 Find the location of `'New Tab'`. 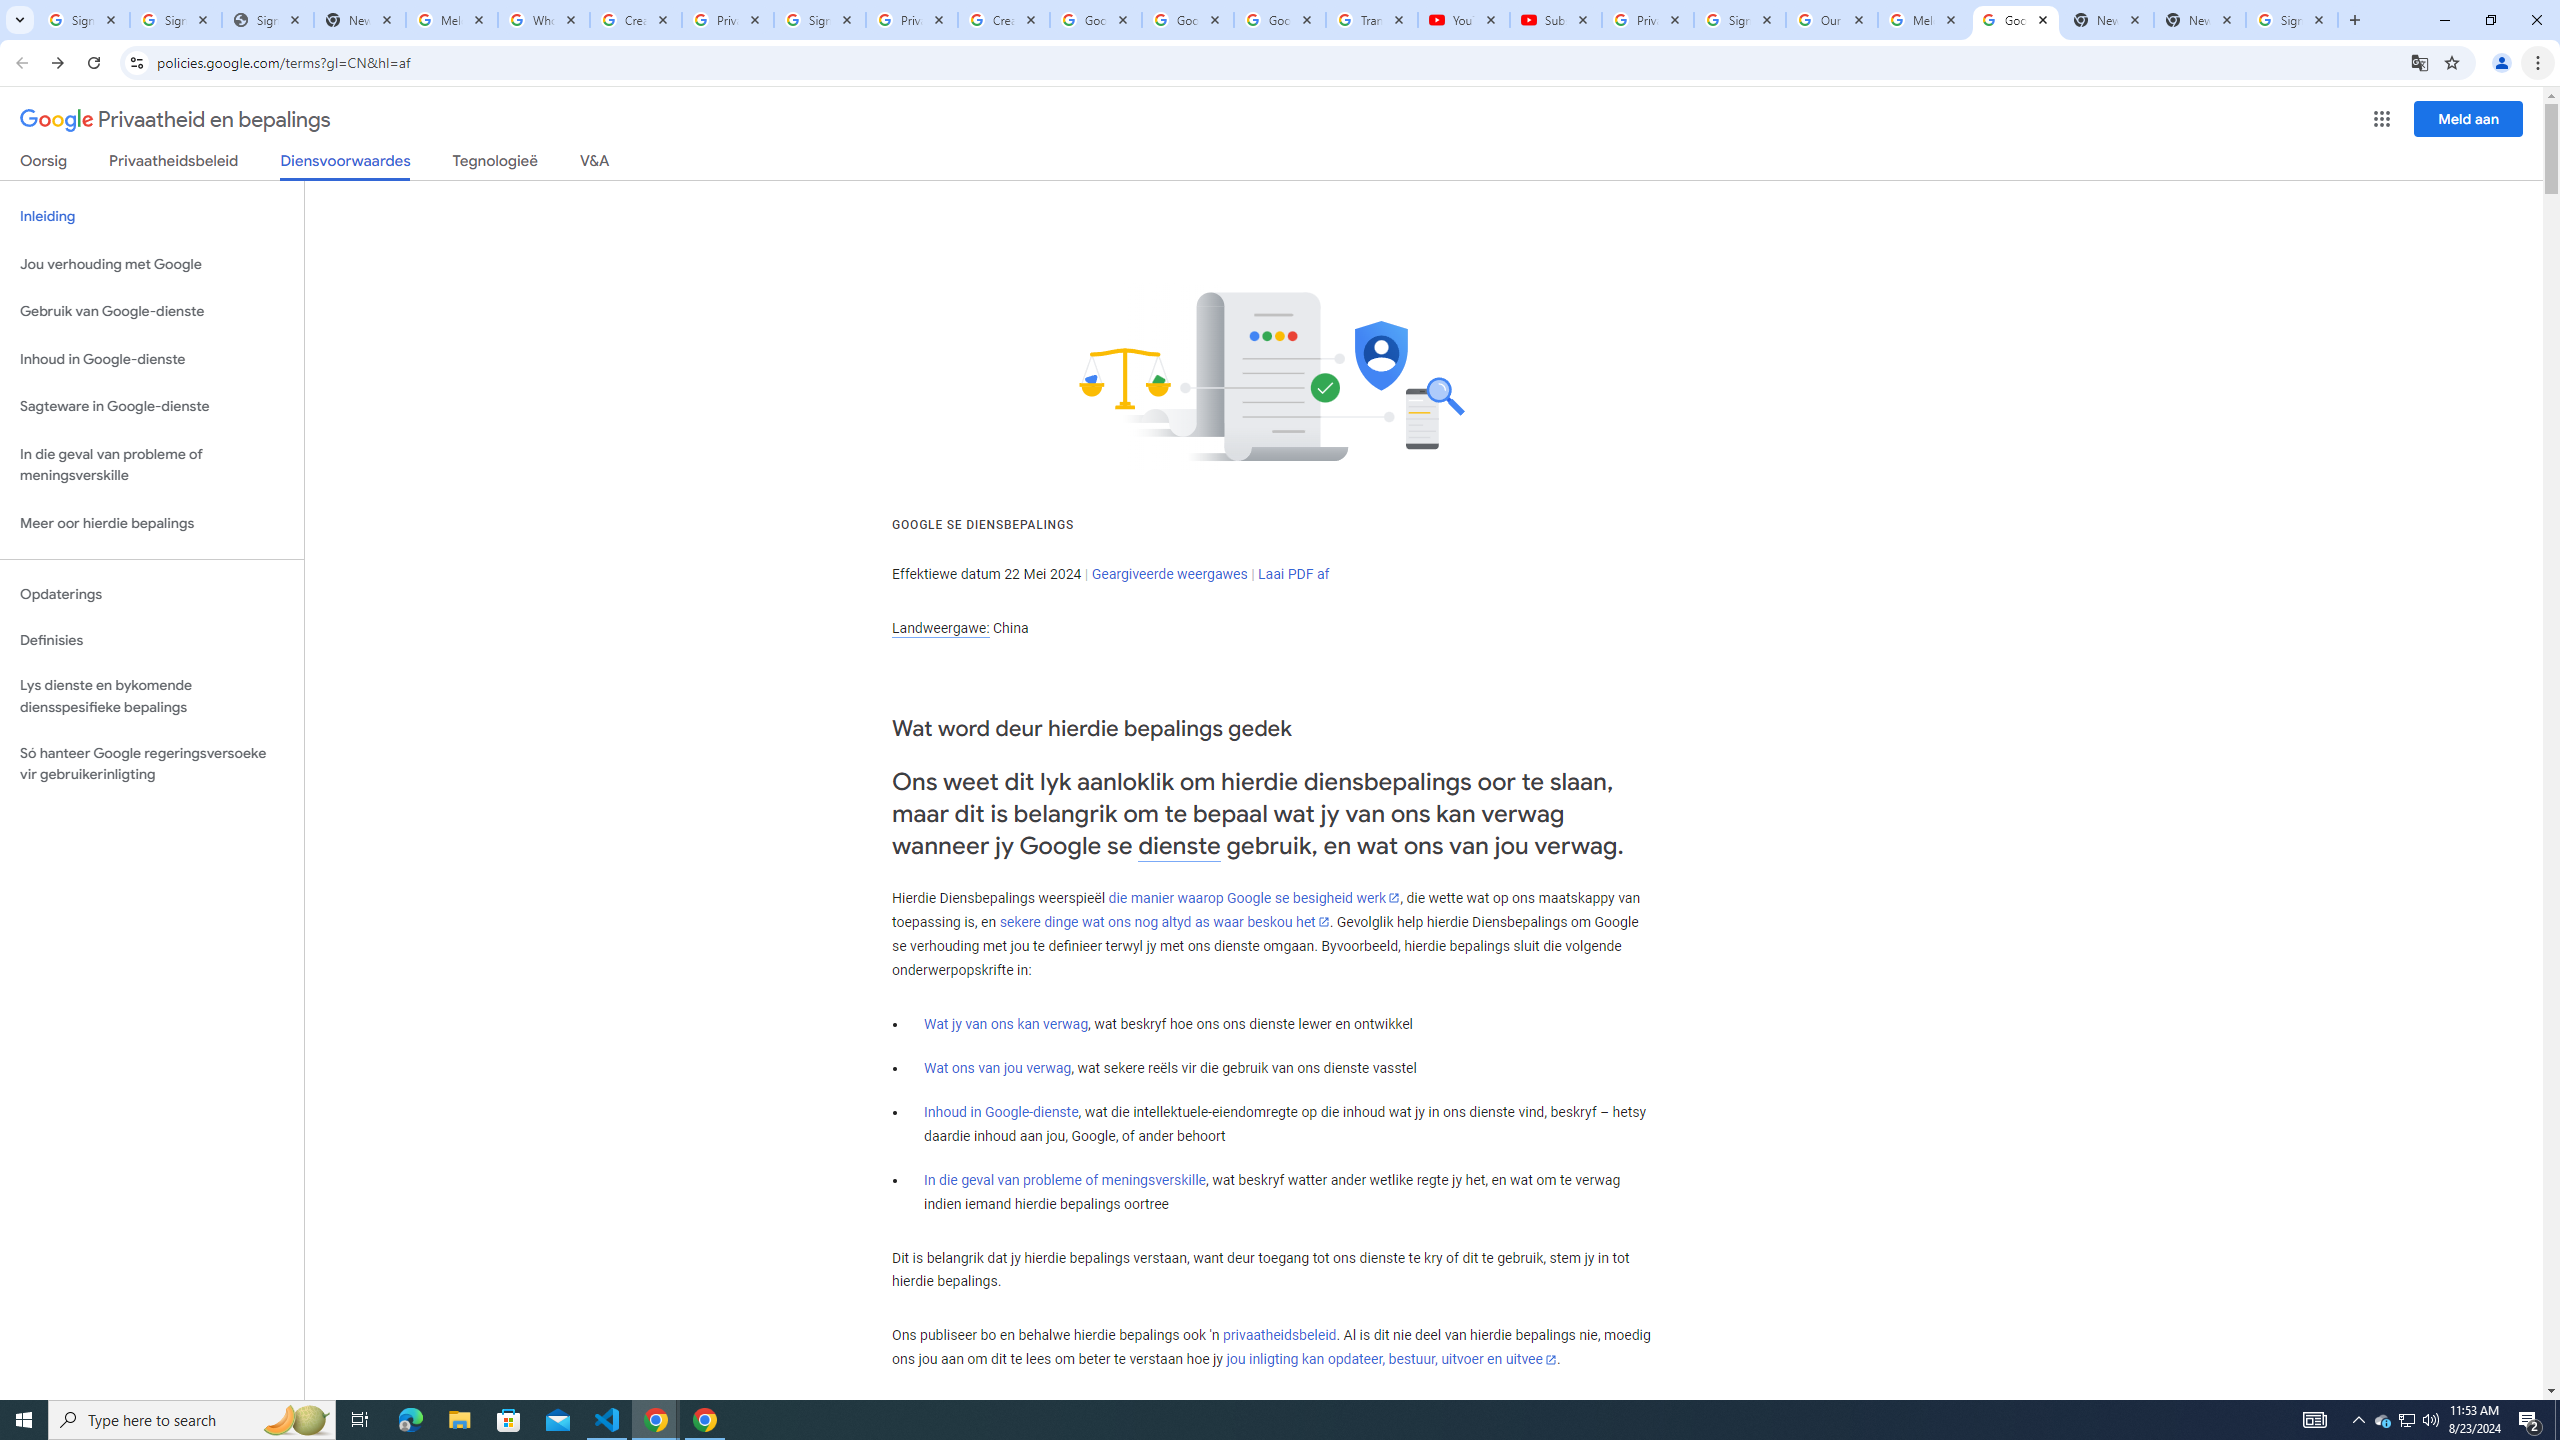

'New Tab' is located at coordinates (2200, 19).